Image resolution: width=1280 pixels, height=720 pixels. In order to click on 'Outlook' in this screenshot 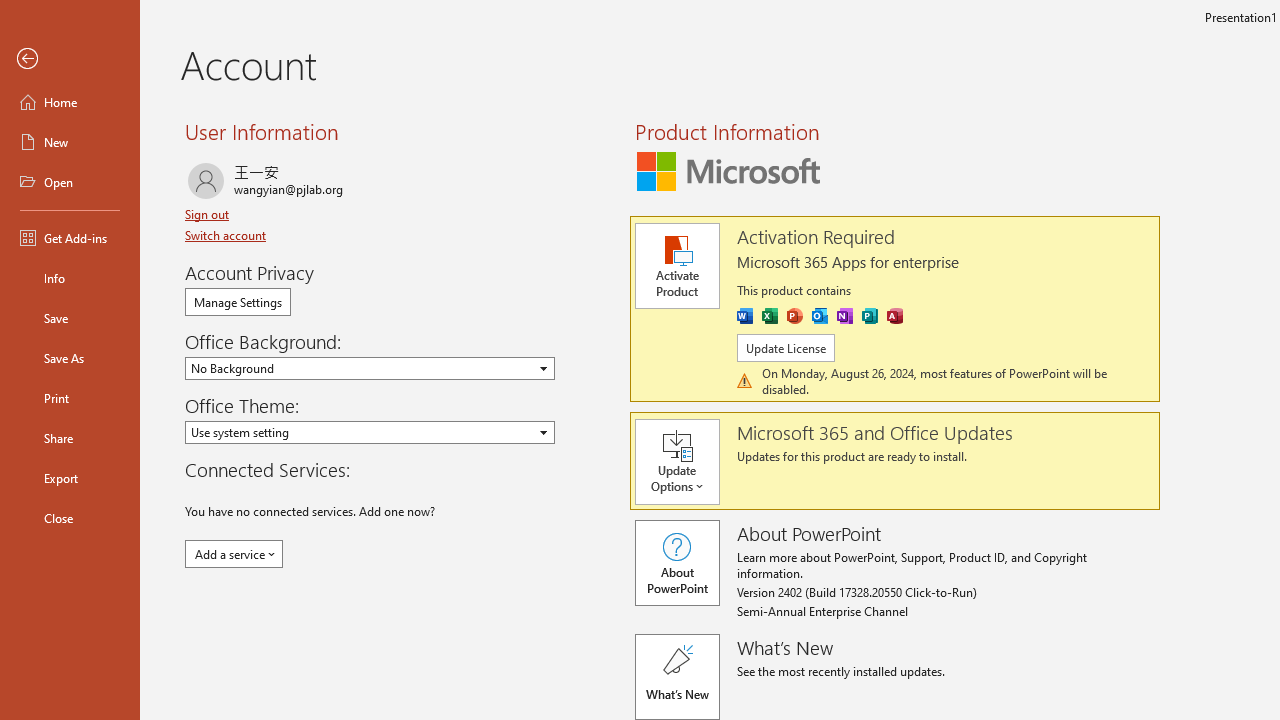, I will do `click(819, 315)`.